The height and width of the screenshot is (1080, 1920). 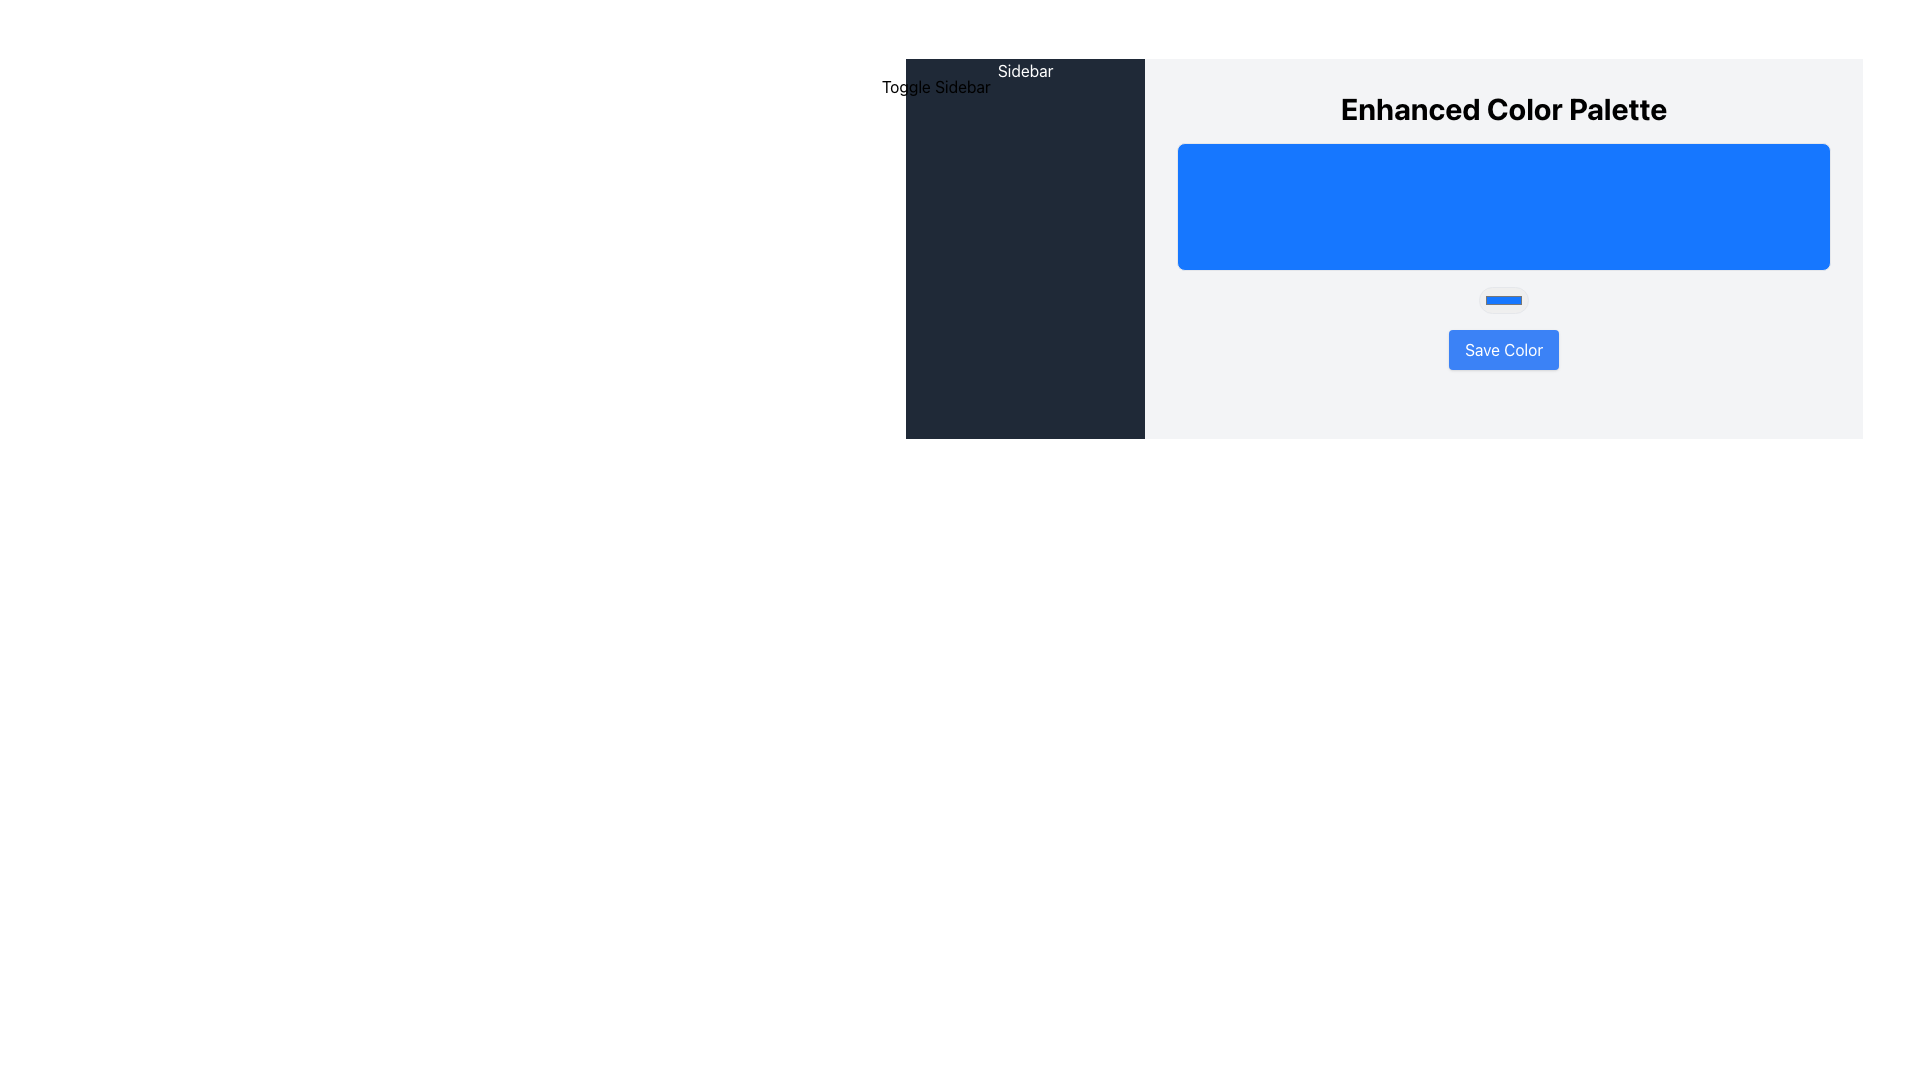 I want to click on the 'Save Color' button, which is a rectangular button with rounded corners, blue background, and white text, located in the lower section of the layout, so click(x=1504, y=349).